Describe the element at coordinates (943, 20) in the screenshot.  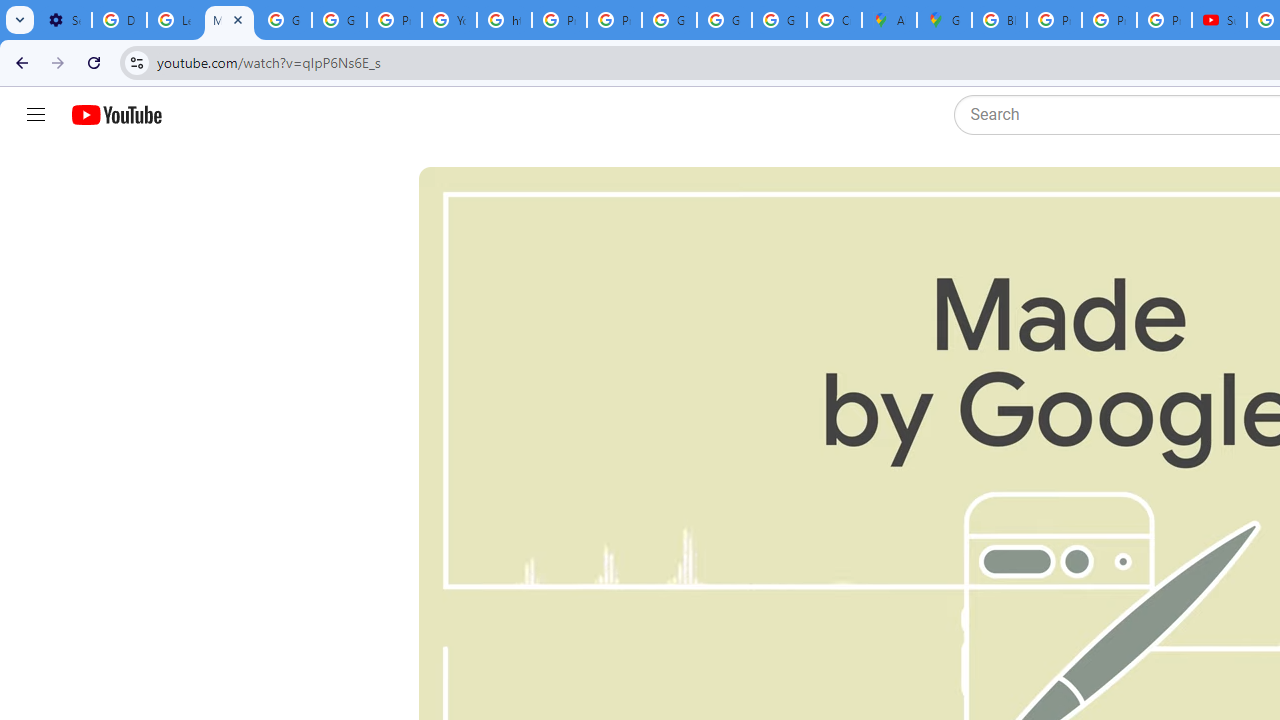
I see `'Google Maps'` at that location.